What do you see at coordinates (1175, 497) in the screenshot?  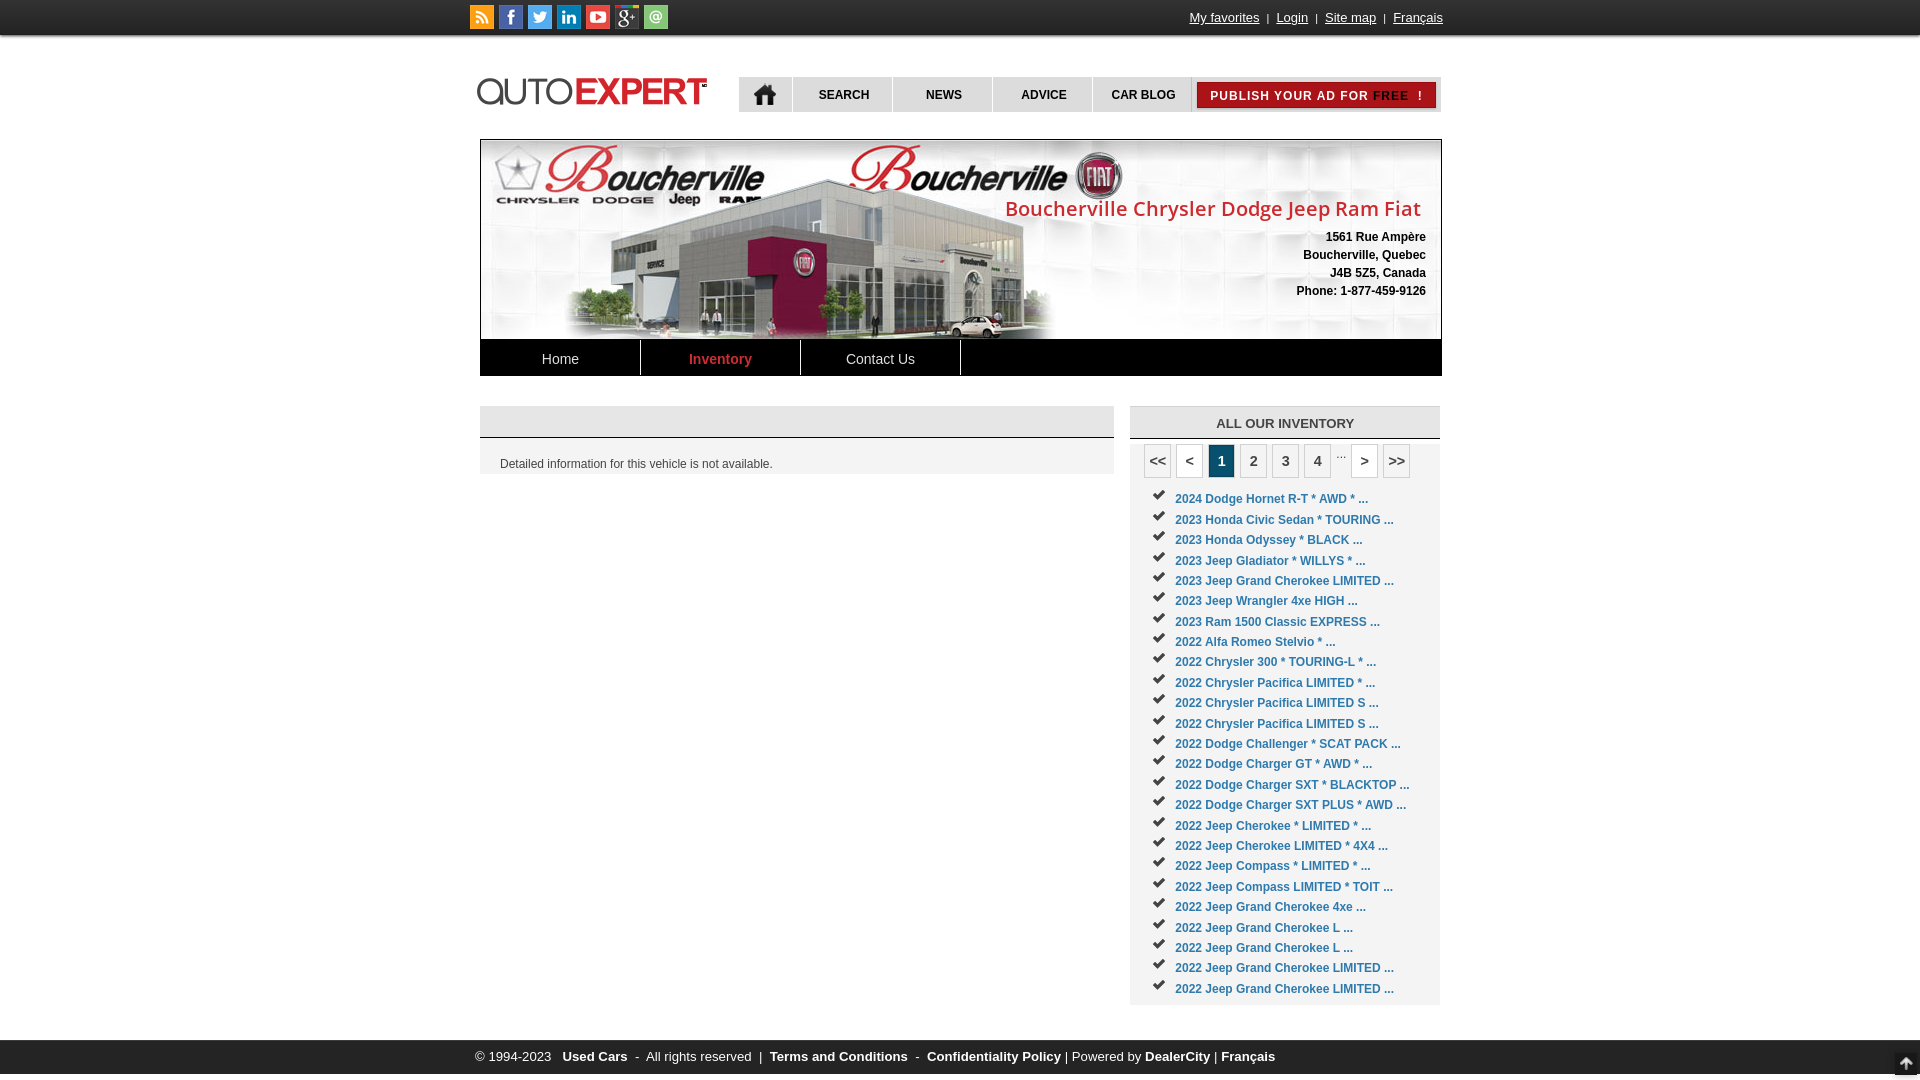 I see `'2024 Dodge Hornet R-T * AWD * ...'` at bounding box center [1175, 497].